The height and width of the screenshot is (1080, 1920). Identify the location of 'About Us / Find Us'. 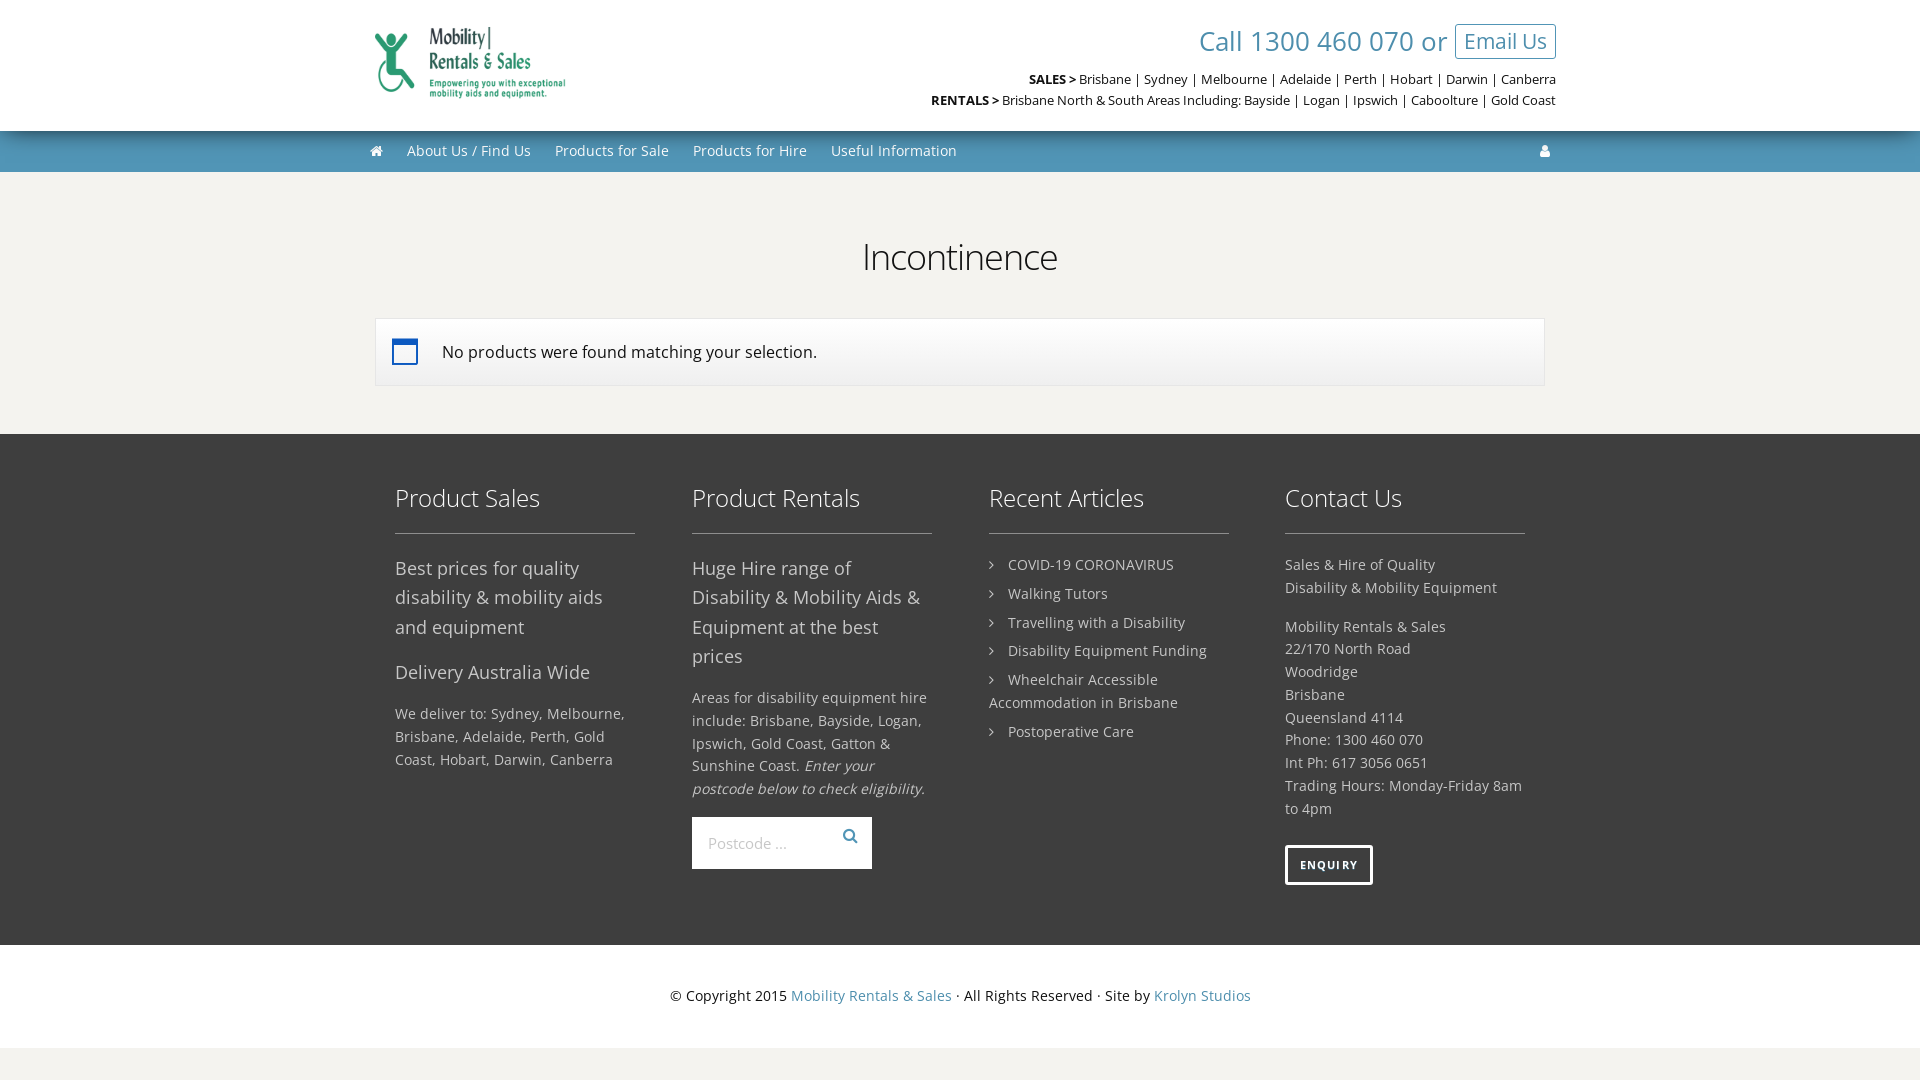
(468, 149).